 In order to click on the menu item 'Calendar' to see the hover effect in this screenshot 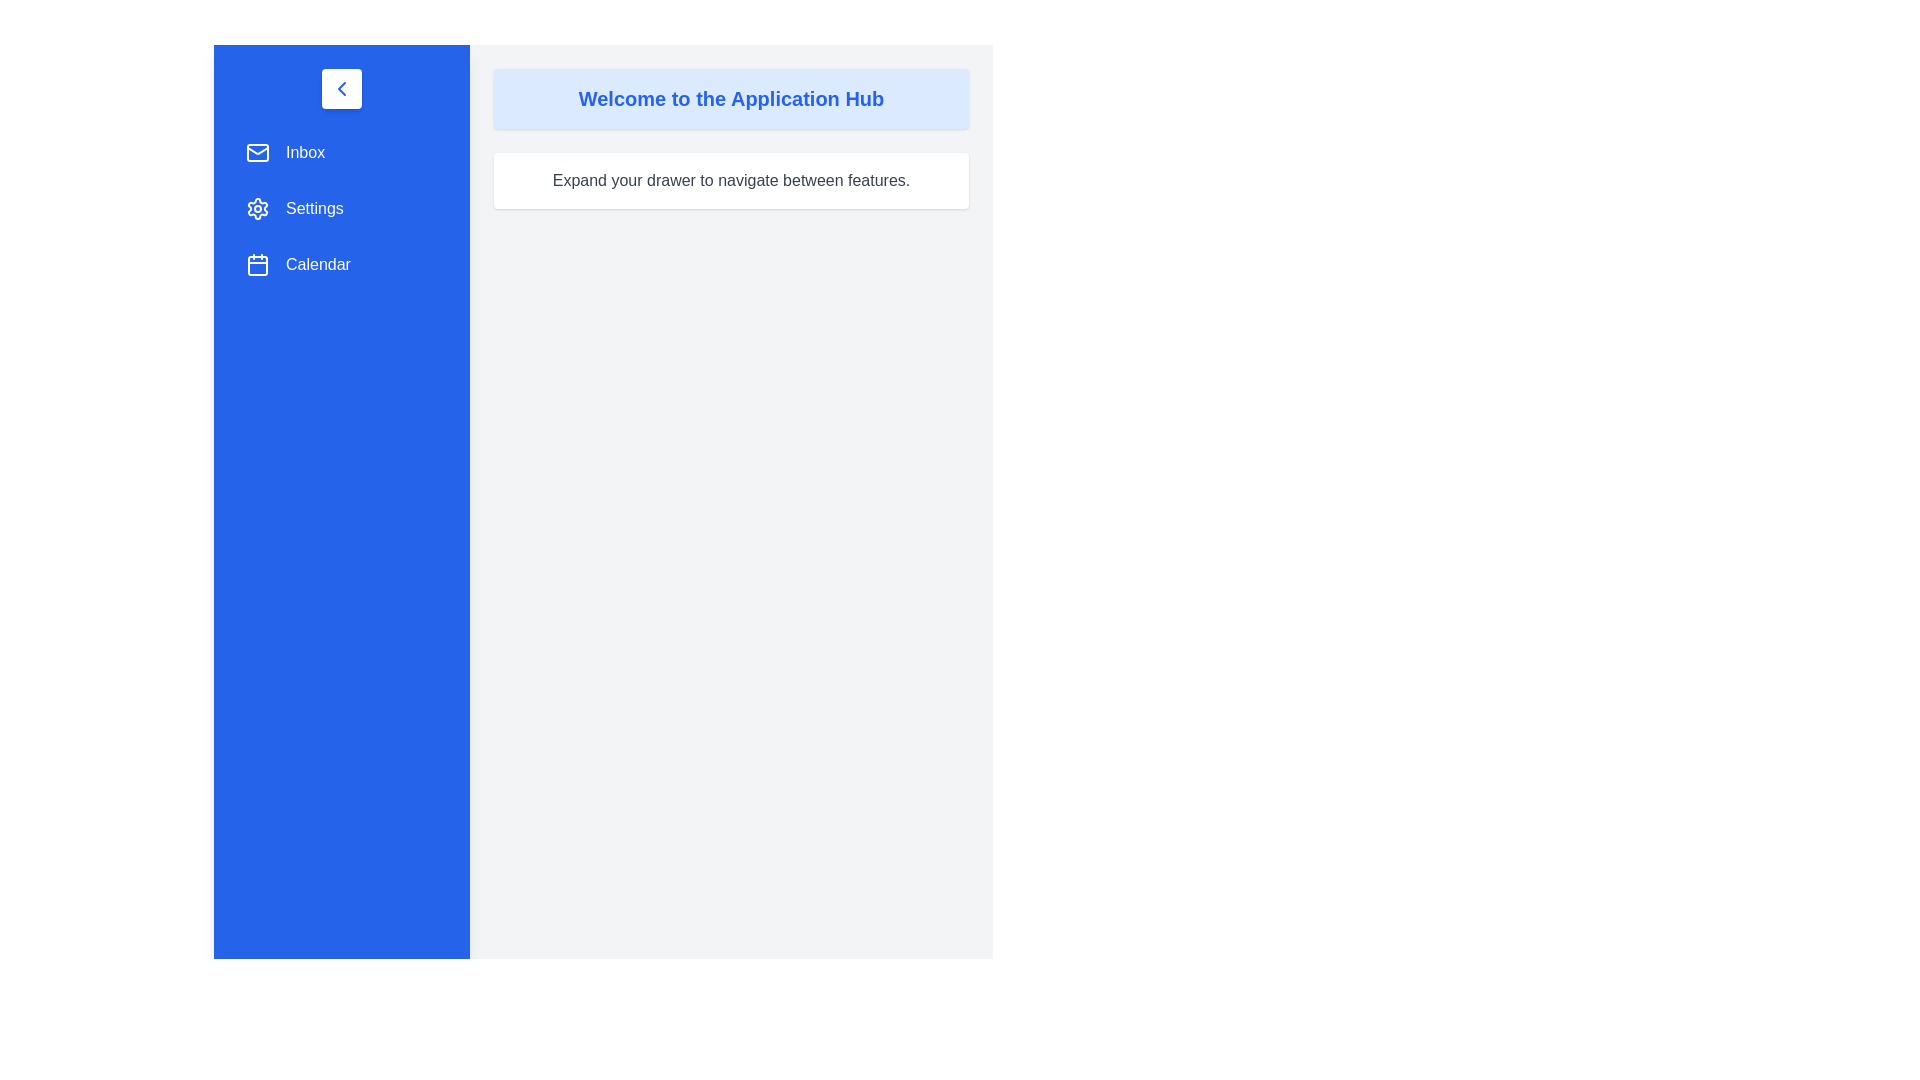, I will do `click(341, 264)`.